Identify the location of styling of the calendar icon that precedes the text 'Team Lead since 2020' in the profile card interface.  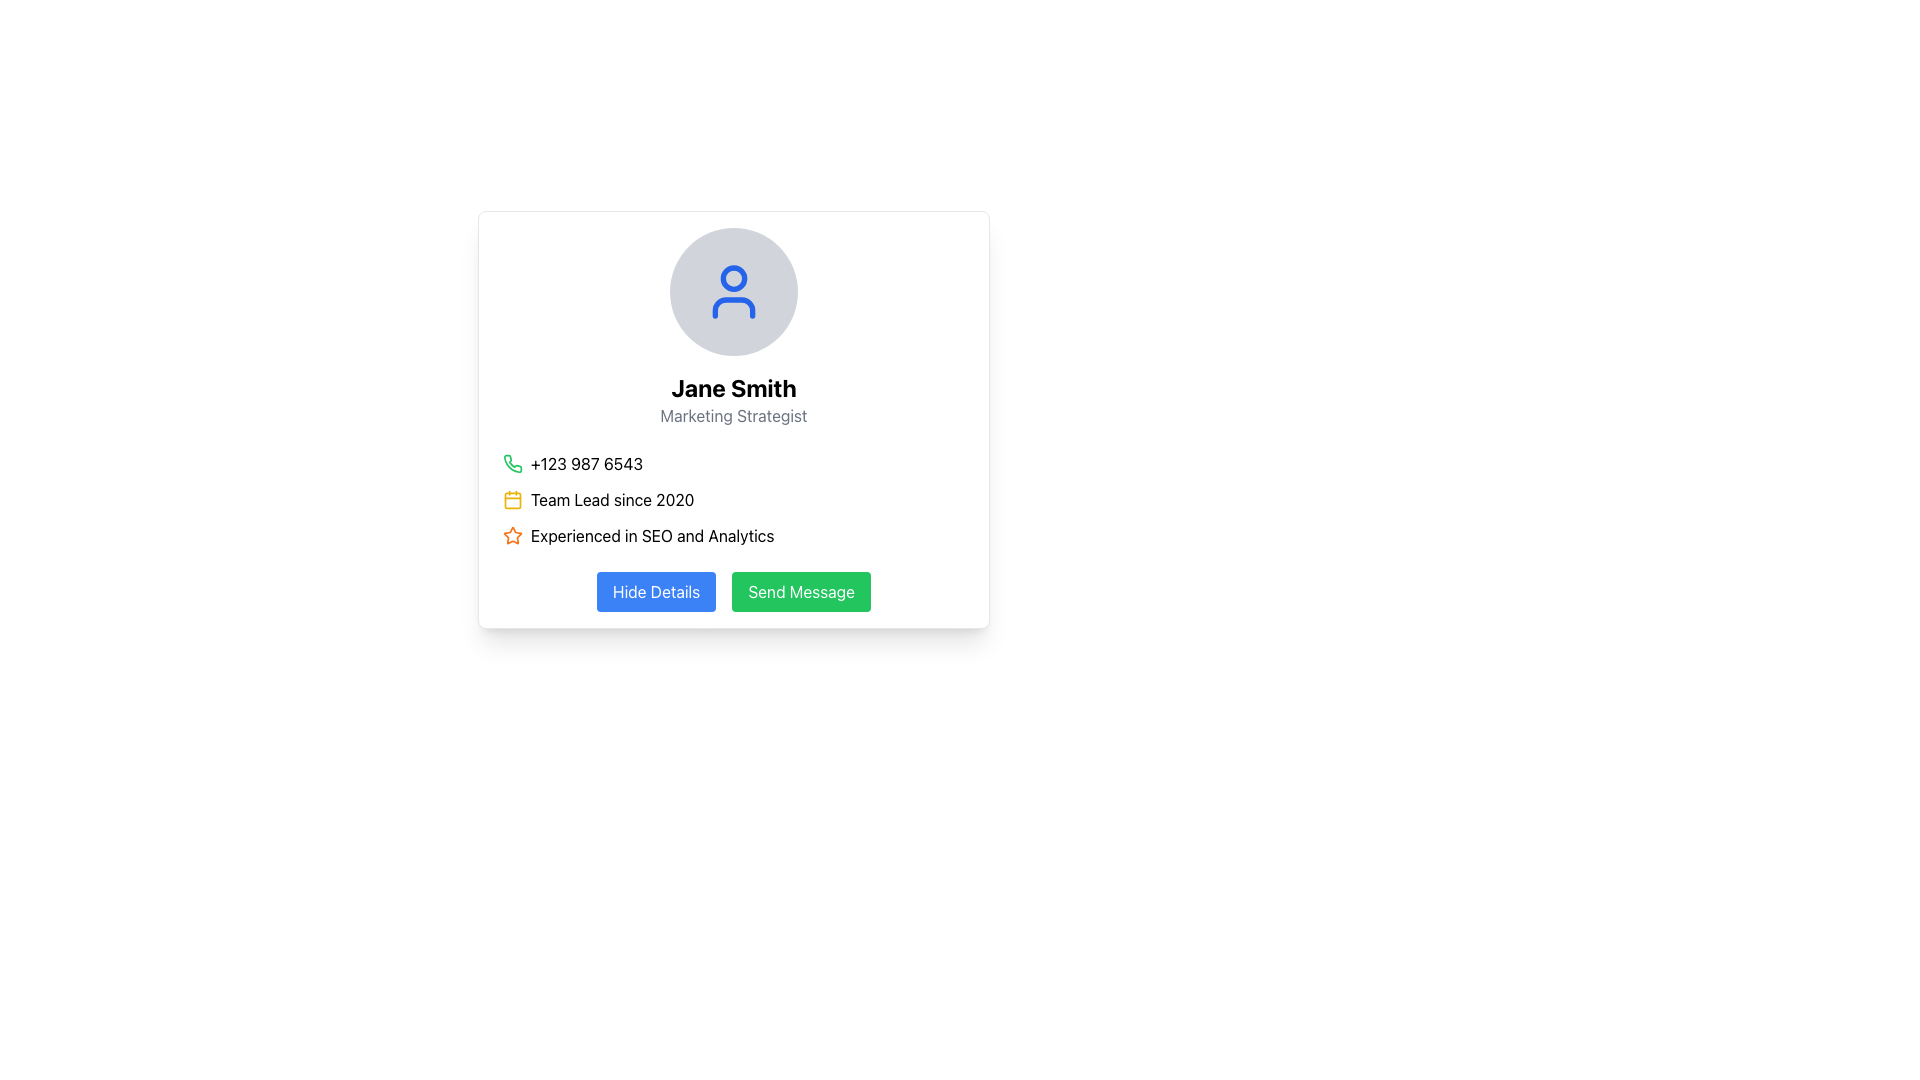
(513, 499).